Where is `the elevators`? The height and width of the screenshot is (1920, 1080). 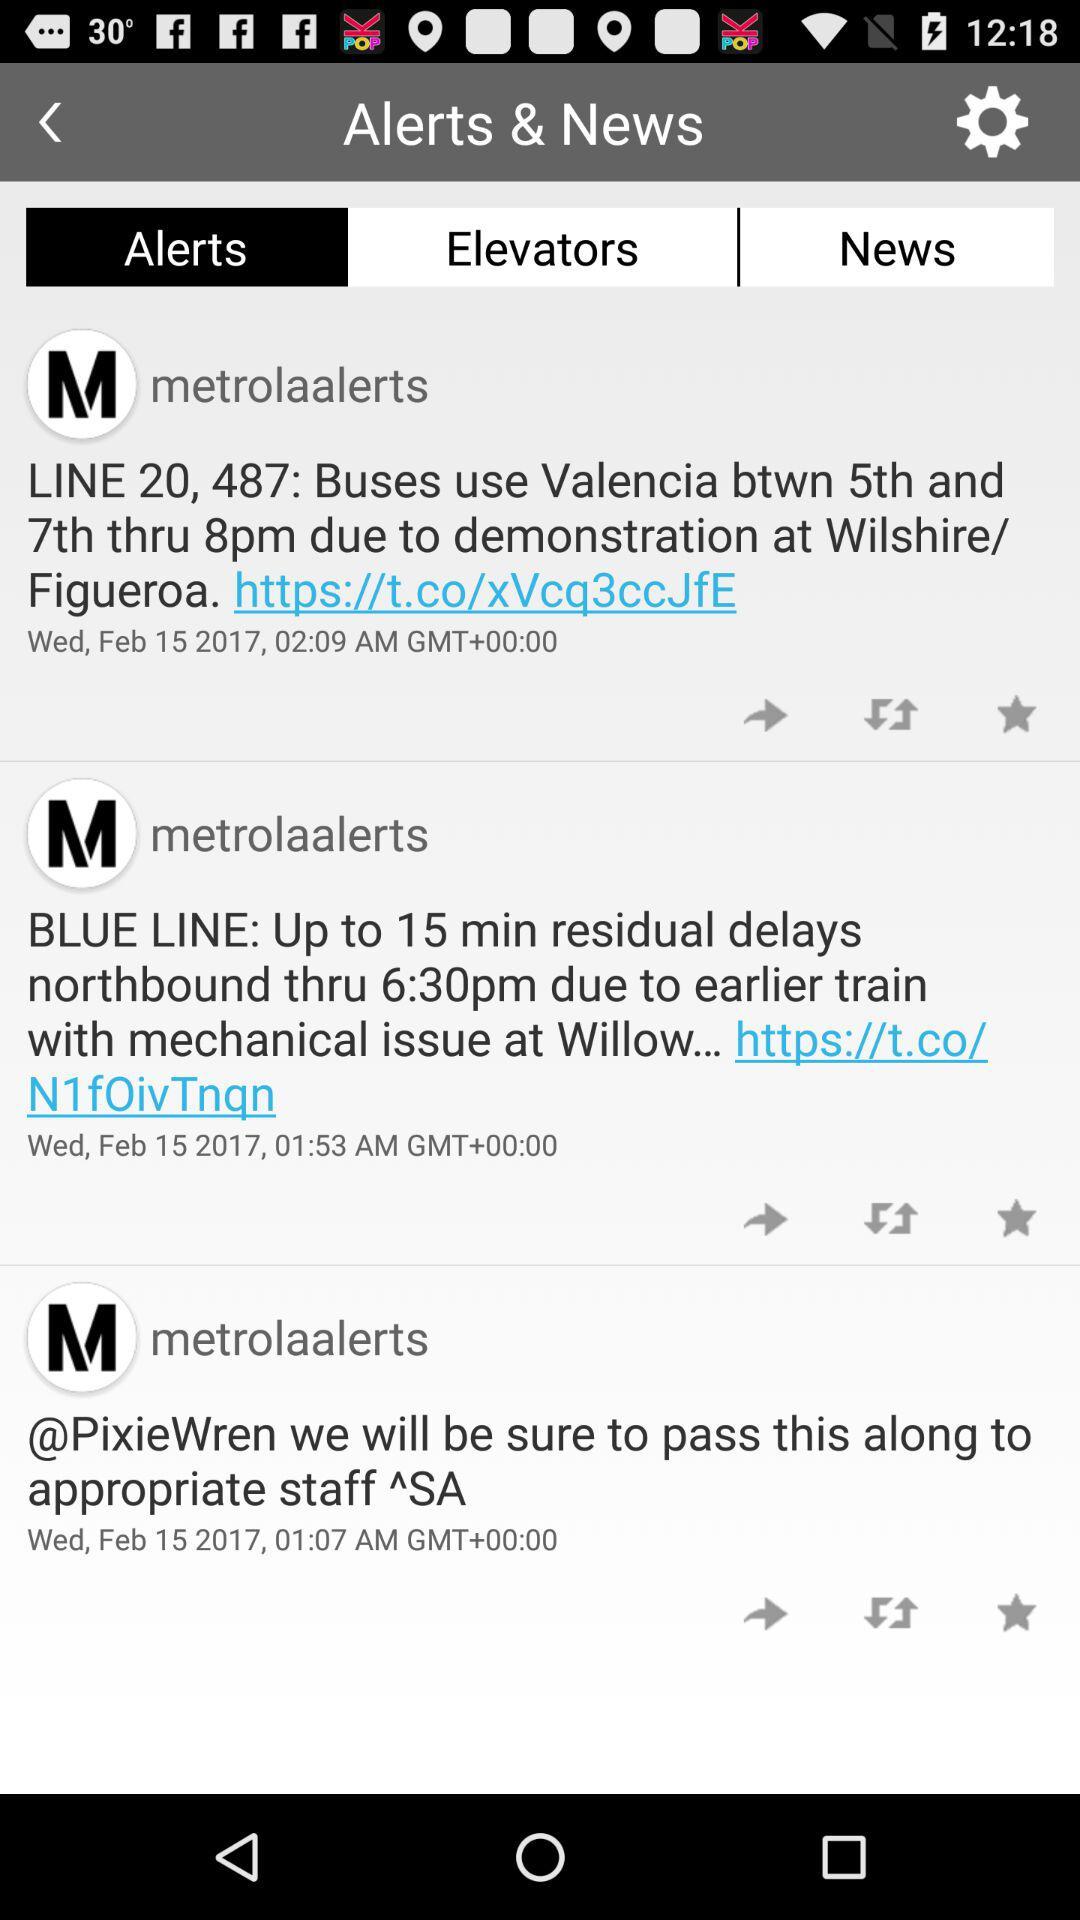
the elevators is located at coordinates (542, 246).